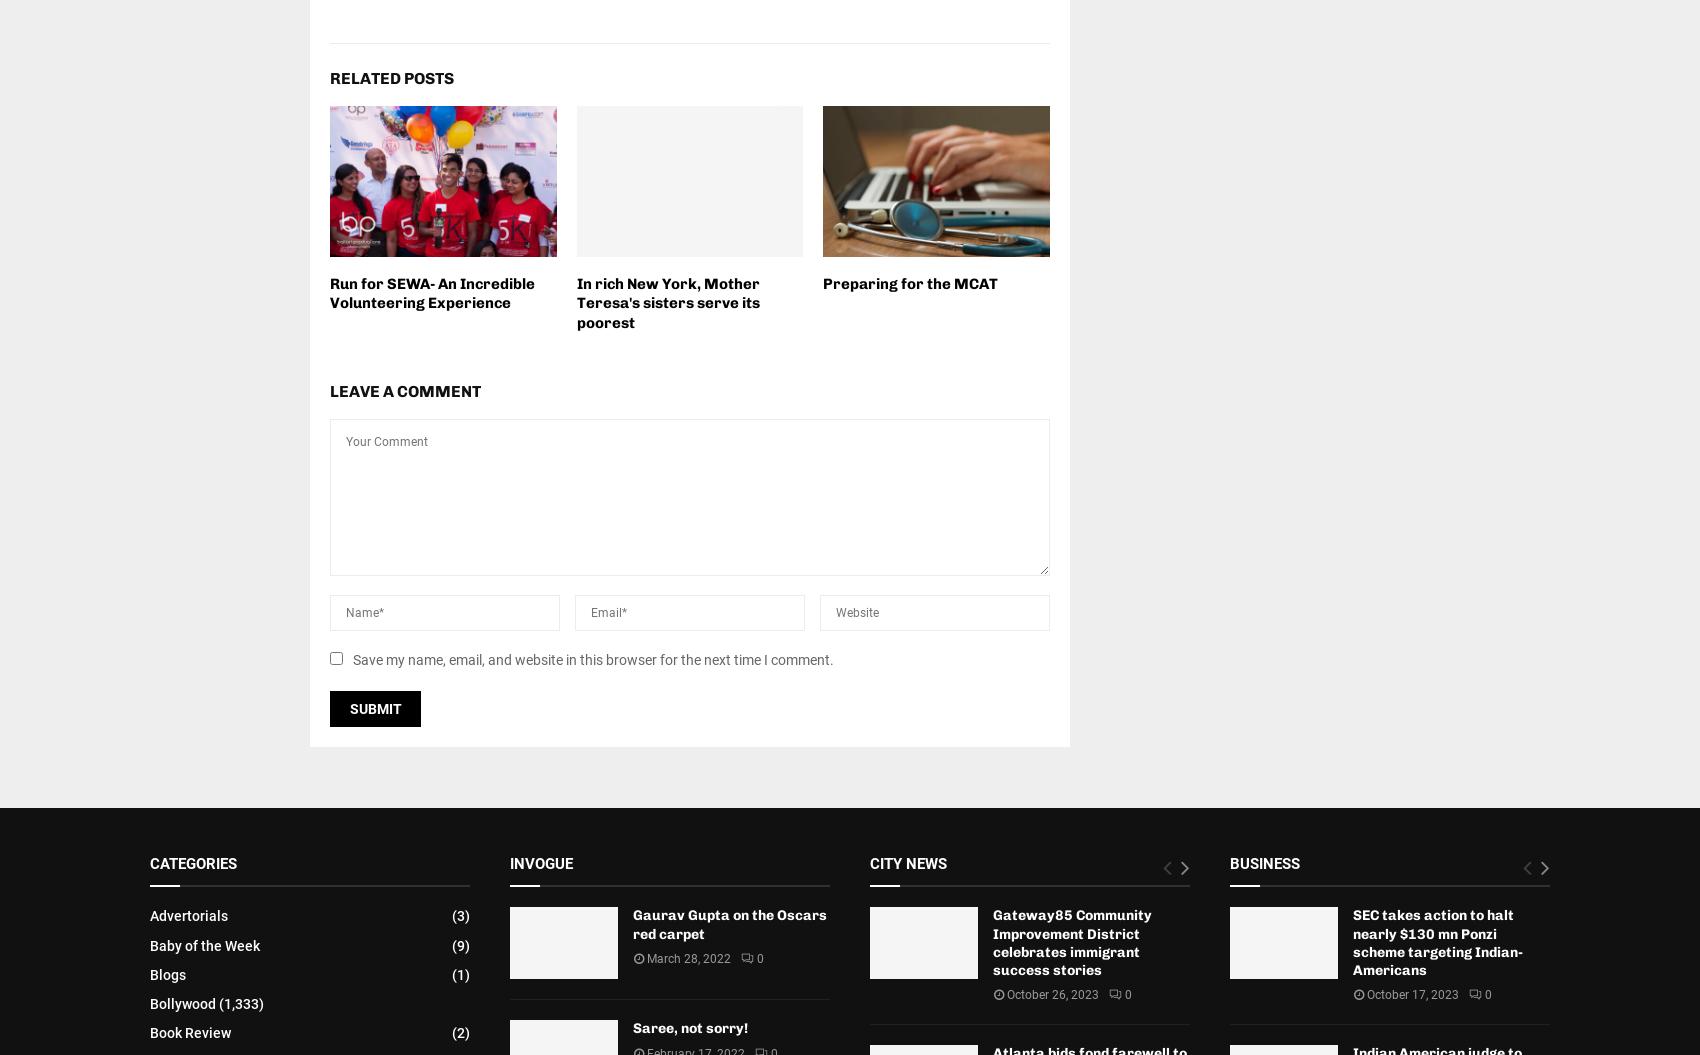  What do you see at coordinates (204, 944) in the screenshot?
I see `'Baby of the Week'` at bounding box center [204, 944].